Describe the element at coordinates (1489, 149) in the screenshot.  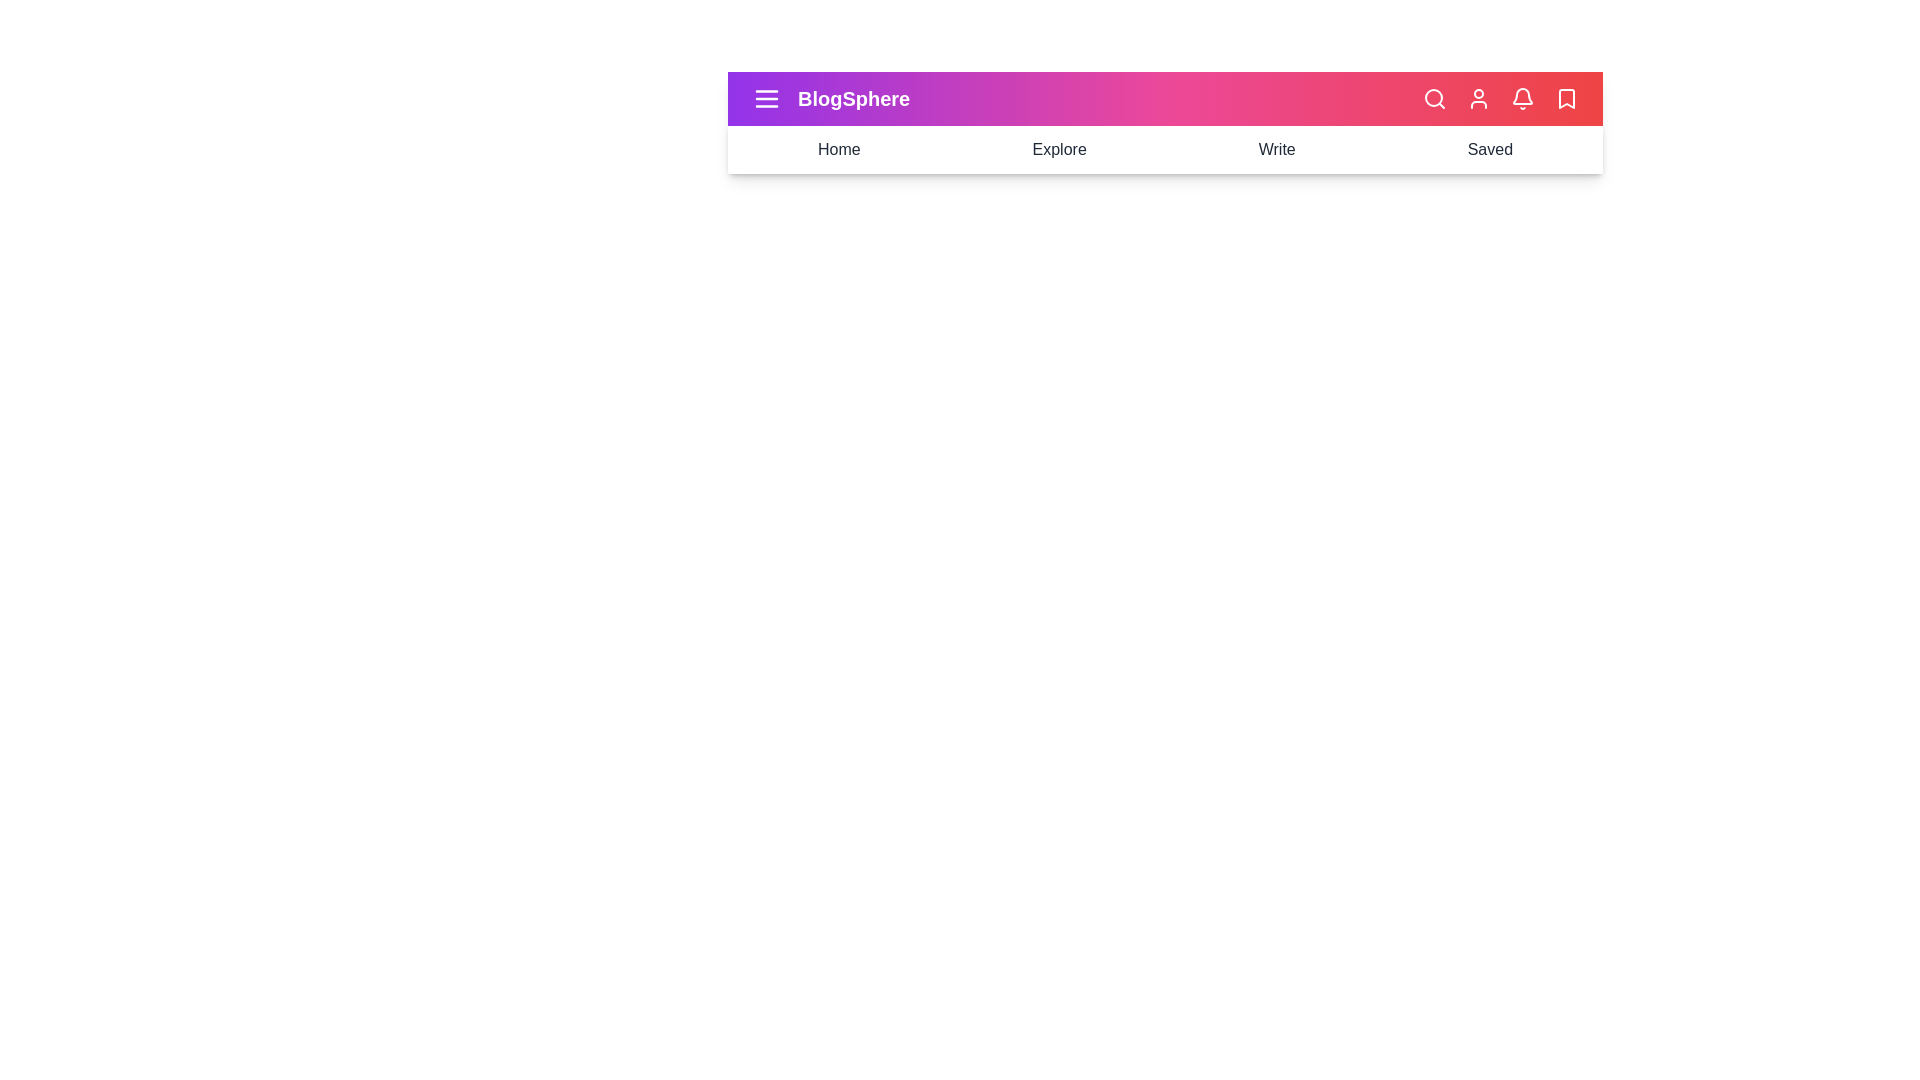
I see `the element Saved to preview its effect` at that location.